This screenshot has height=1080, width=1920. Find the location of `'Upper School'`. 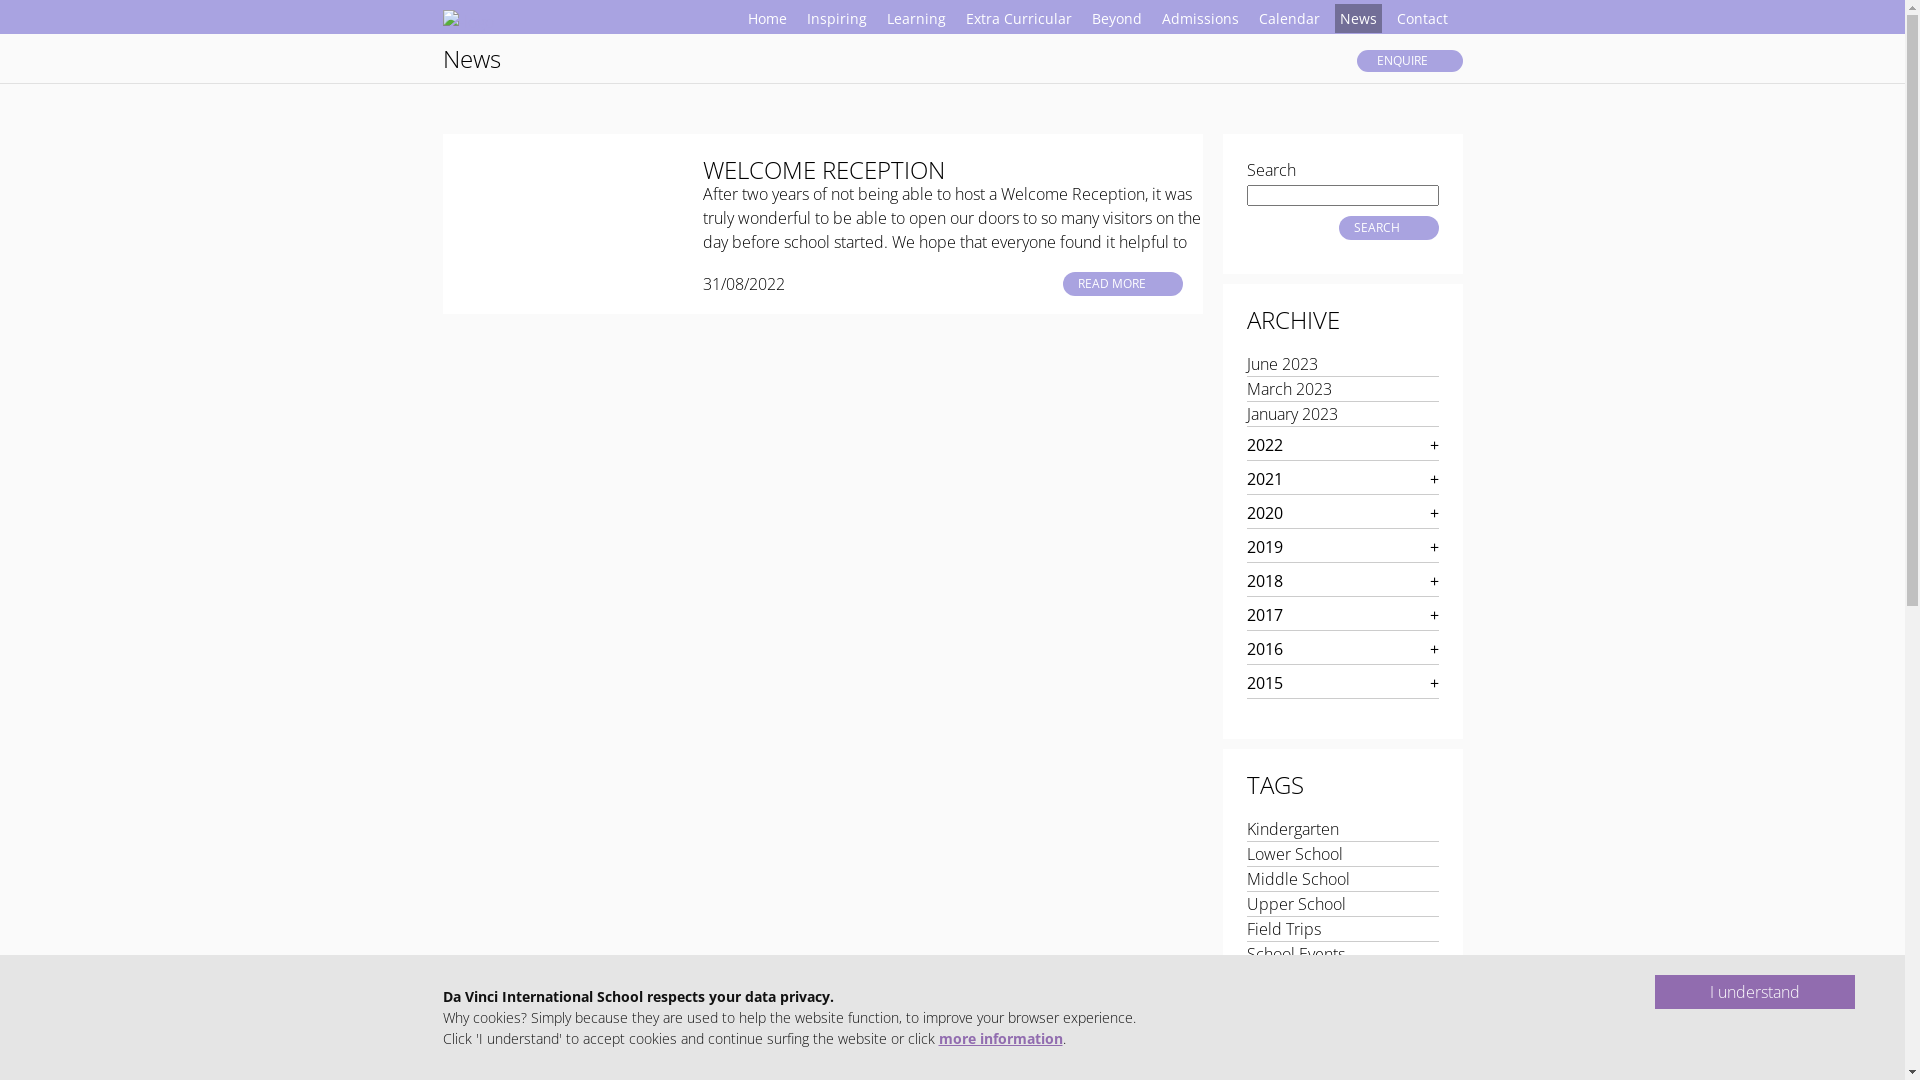

'Upper School' is located at coordinates (1295, 903).